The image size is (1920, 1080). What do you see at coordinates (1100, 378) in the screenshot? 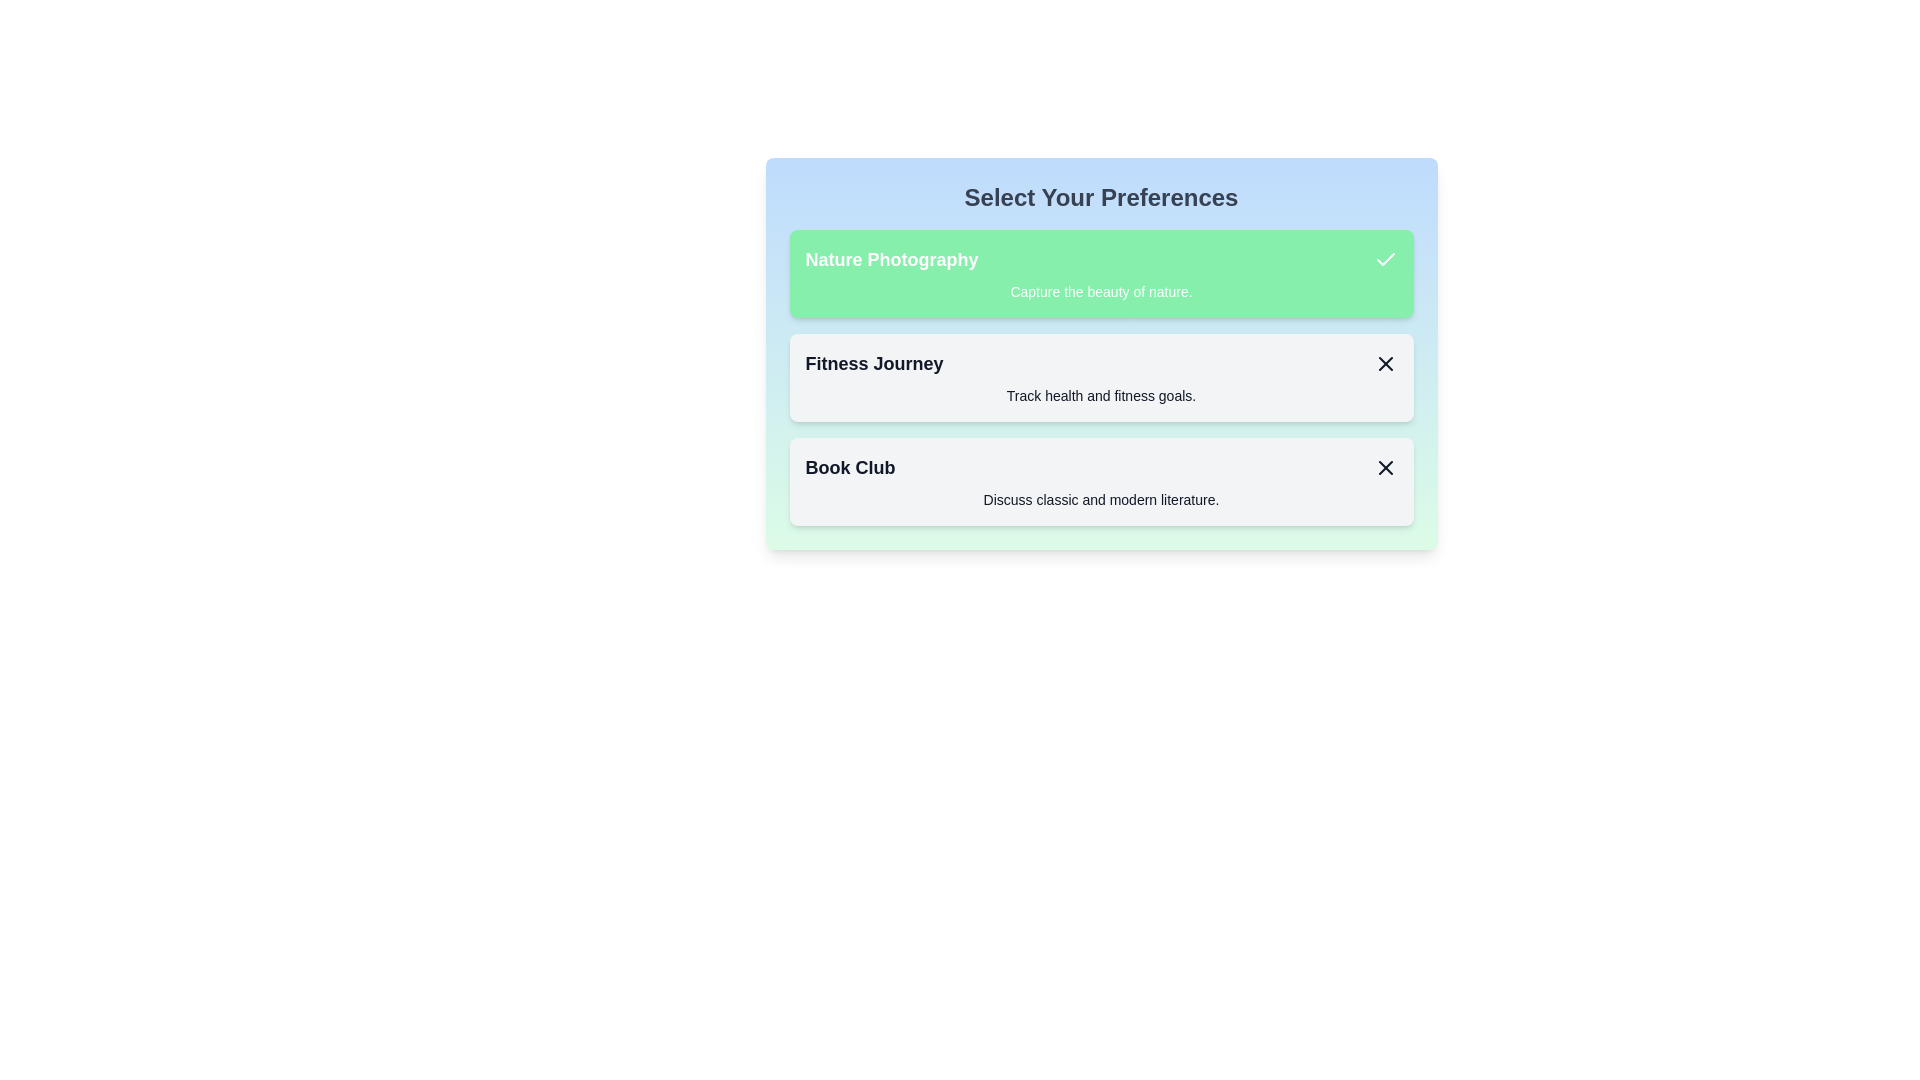
I see `the preference item labeled Fitness Journey to toggle its selection state` at bounding box center [1100, 378].